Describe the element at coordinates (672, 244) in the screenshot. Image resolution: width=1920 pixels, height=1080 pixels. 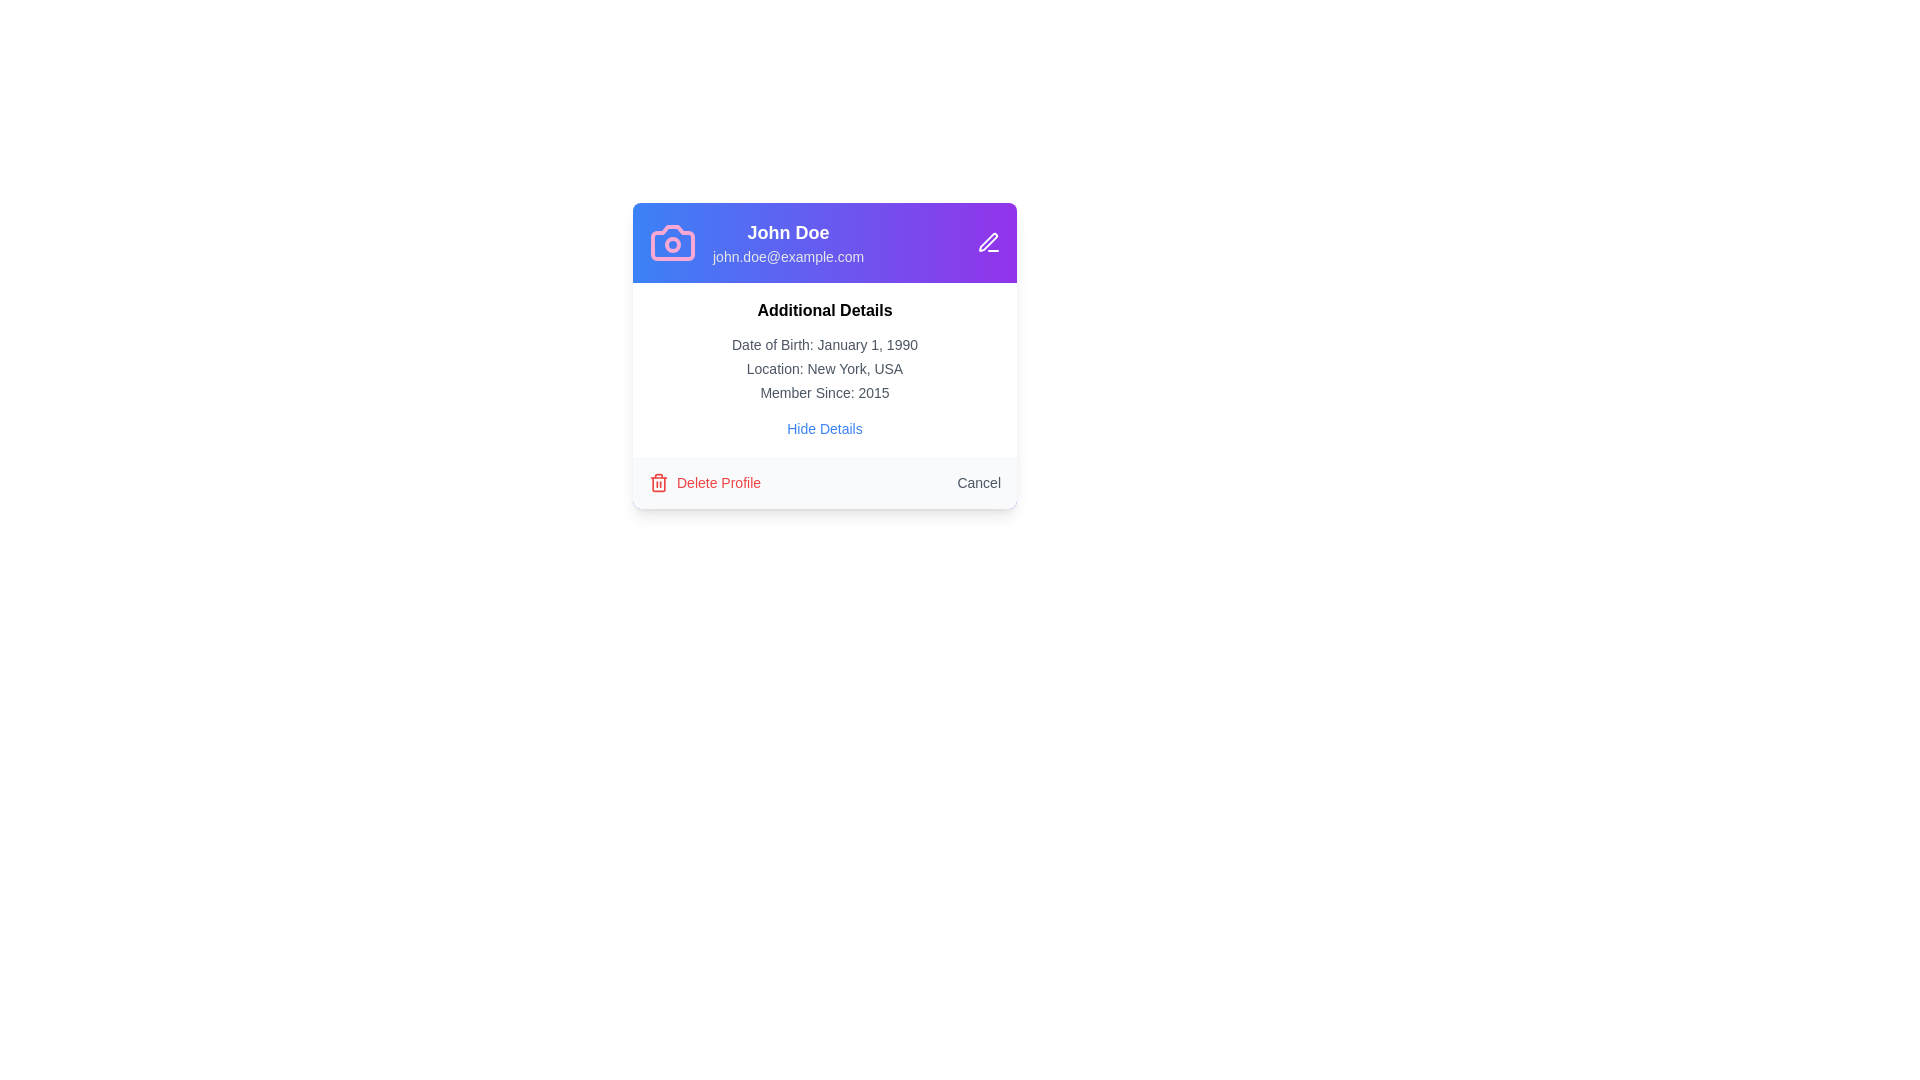
I see `the small circular feature located within the lens of the camera icon at the specified coordinates` at that location.